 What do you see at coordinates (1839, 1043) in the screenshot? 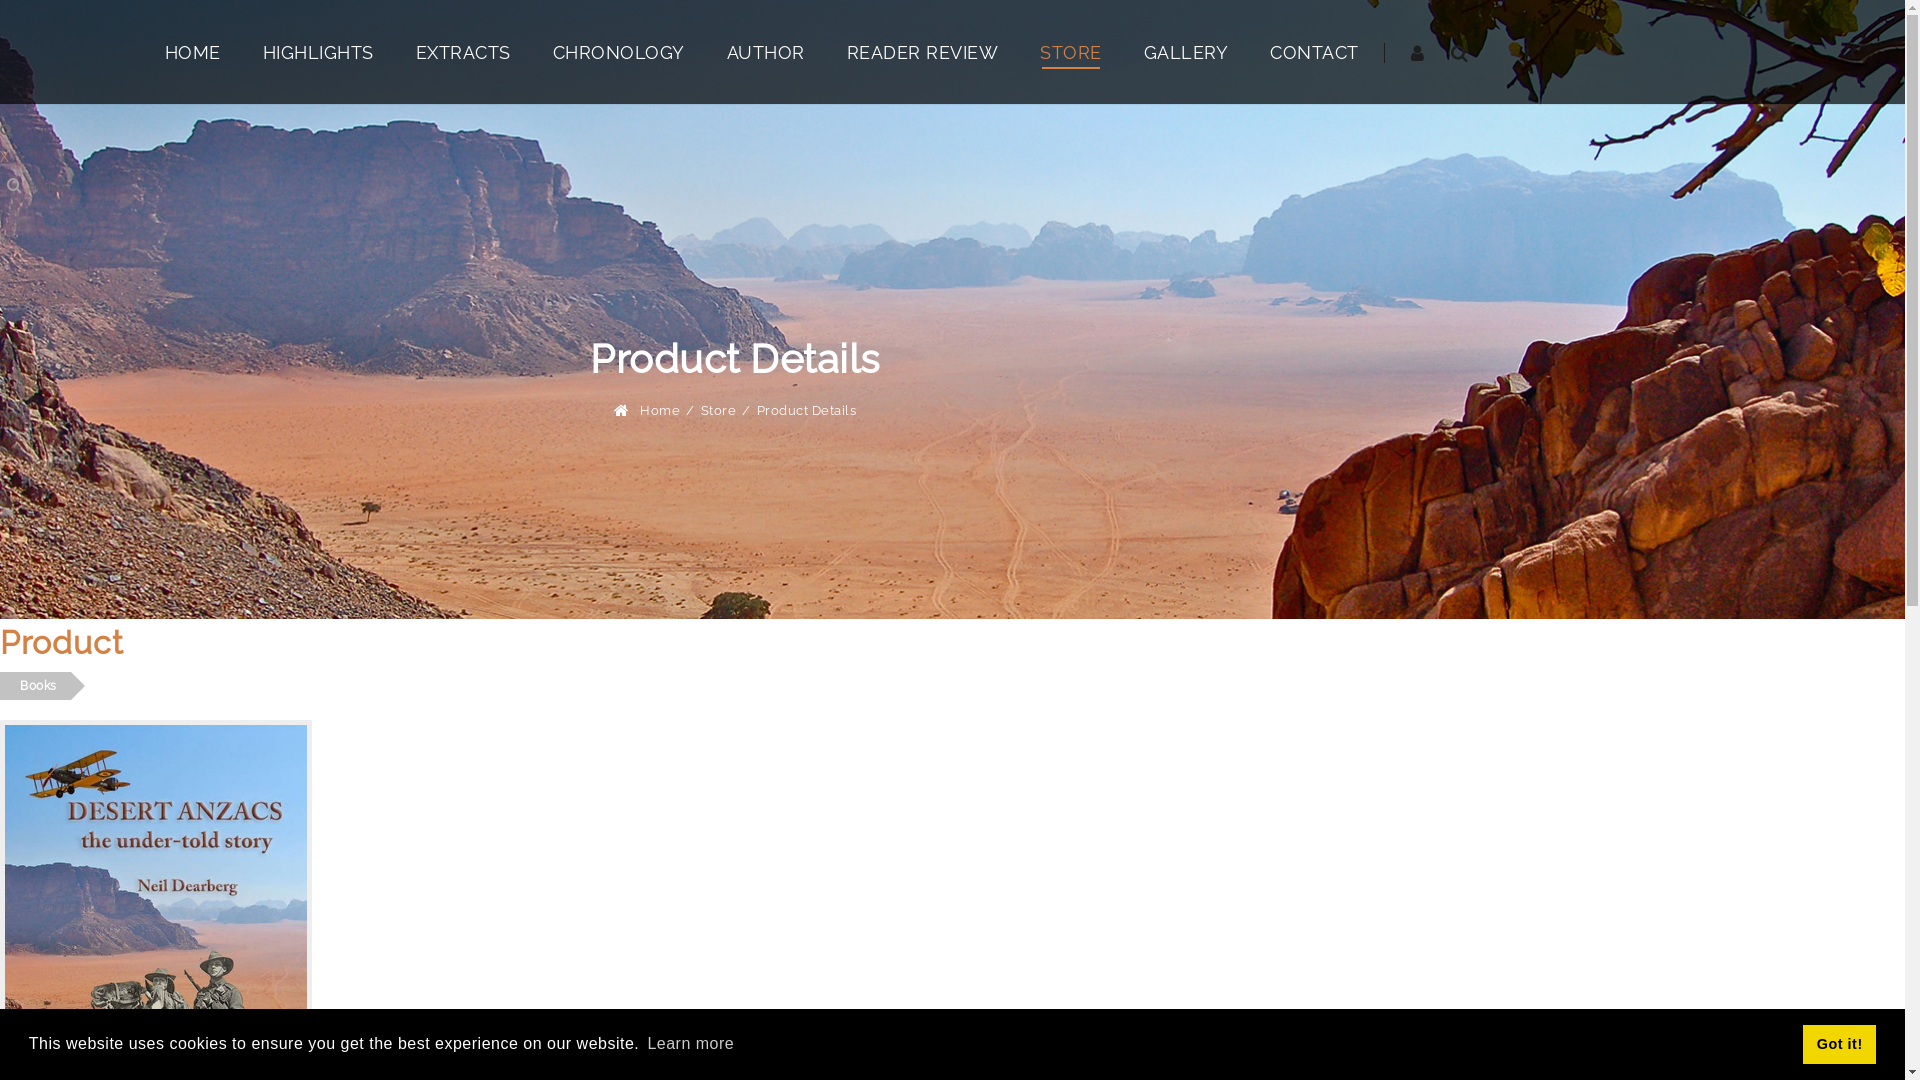
I see `'Got it!'` at bounding box center [1839, 1043].